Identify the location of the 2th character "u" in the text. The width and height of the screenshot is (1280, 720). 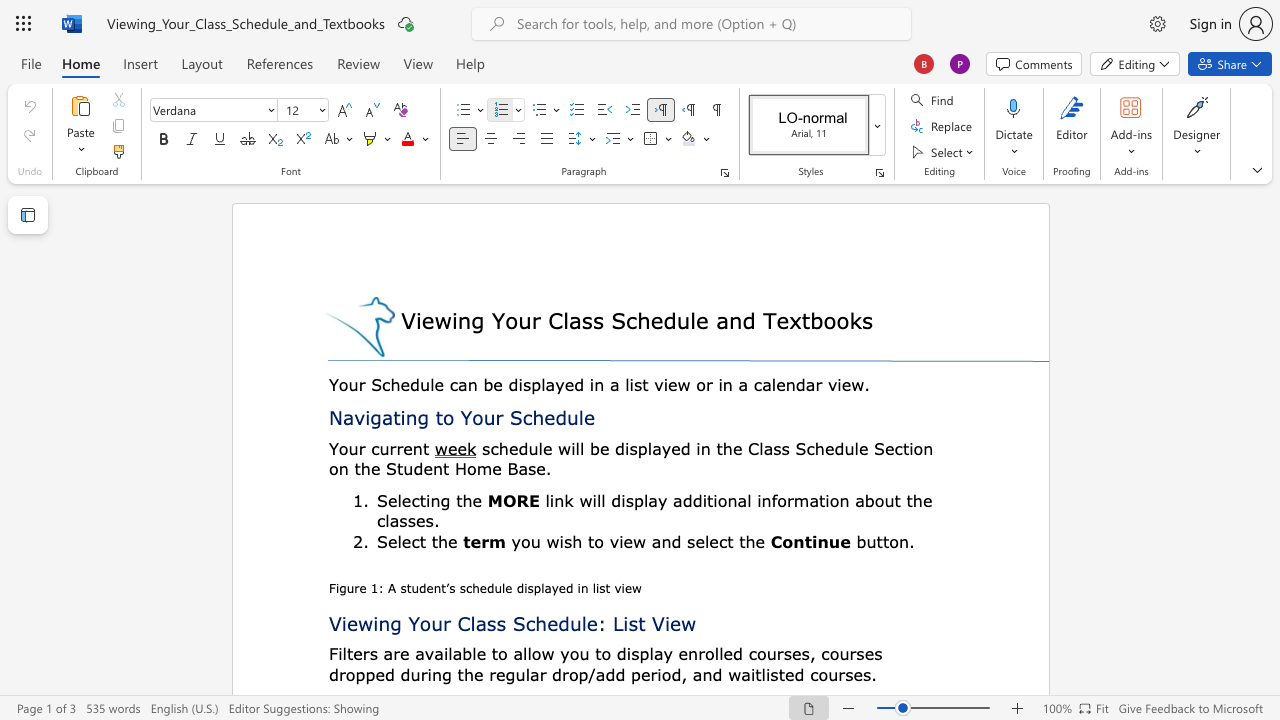
(574, 622).